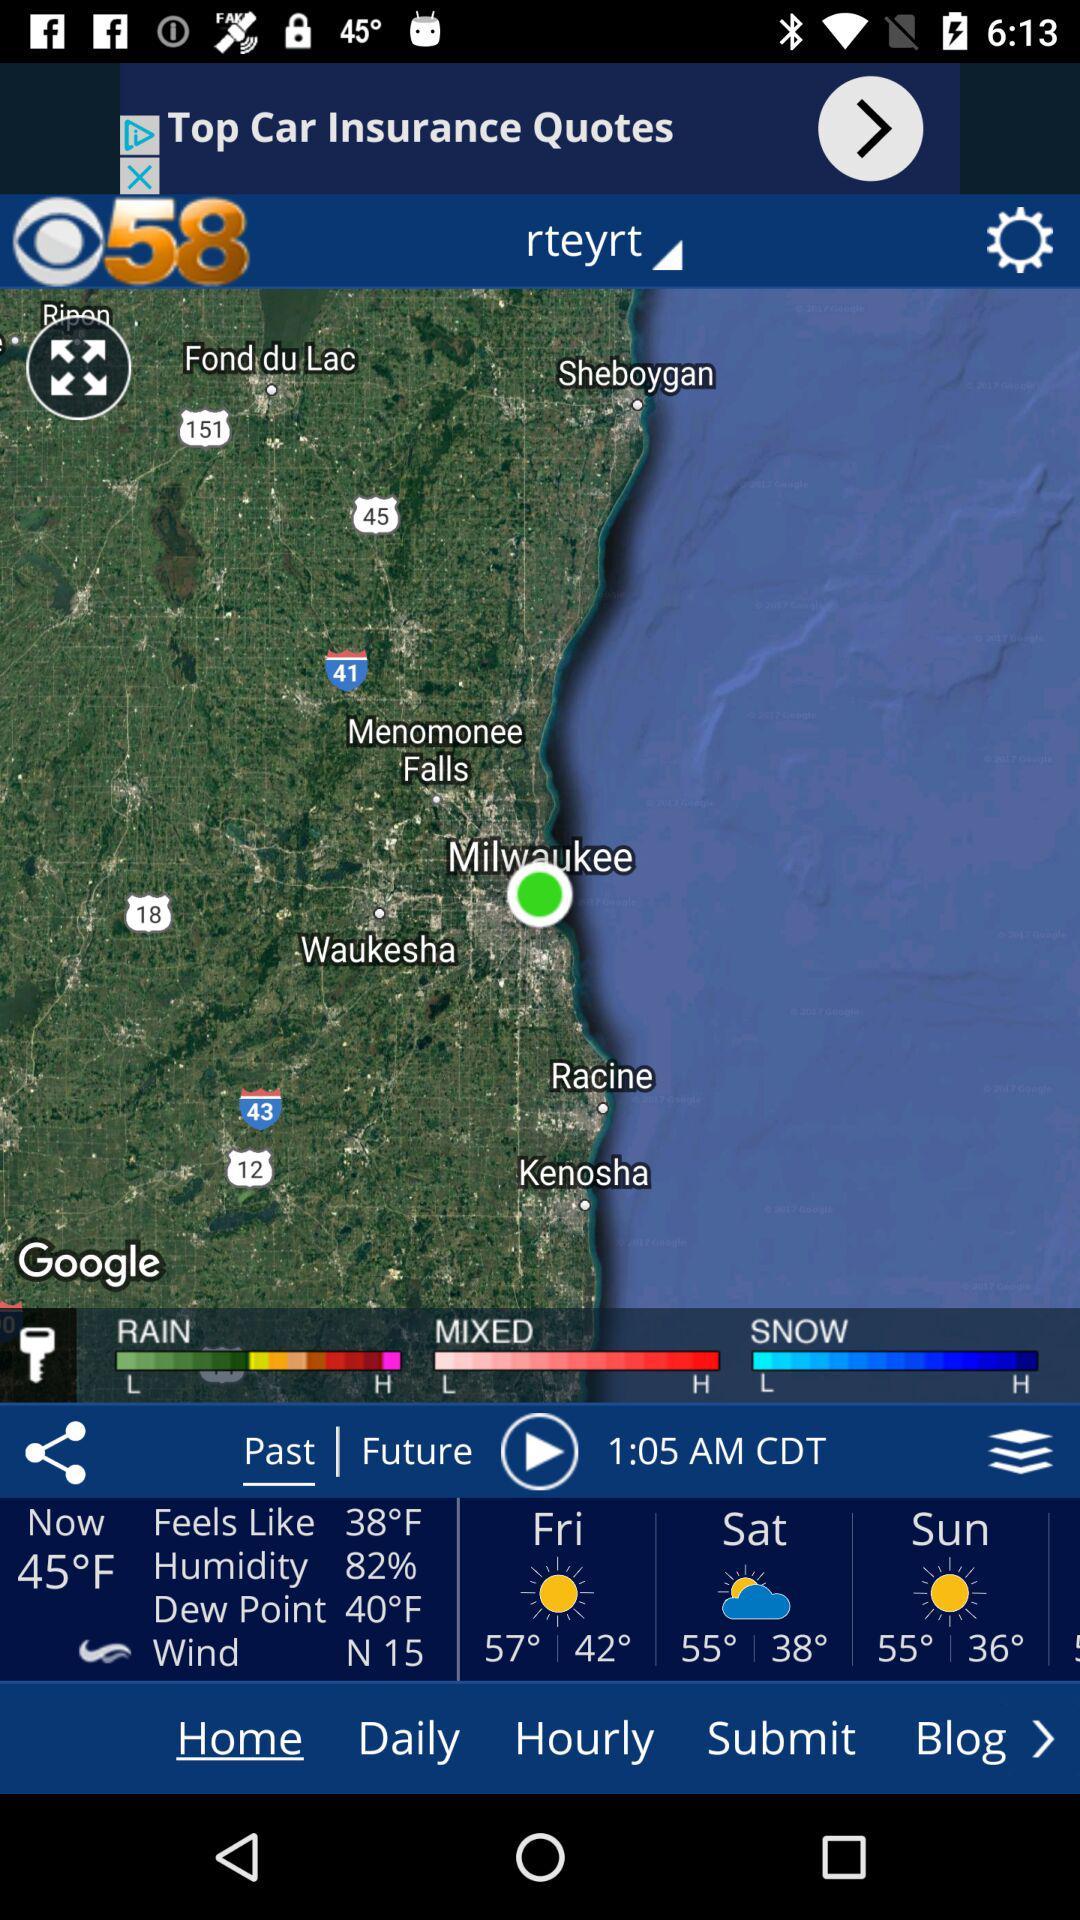  I want to click on the item next to rteyrt icon, so click(131, 240).